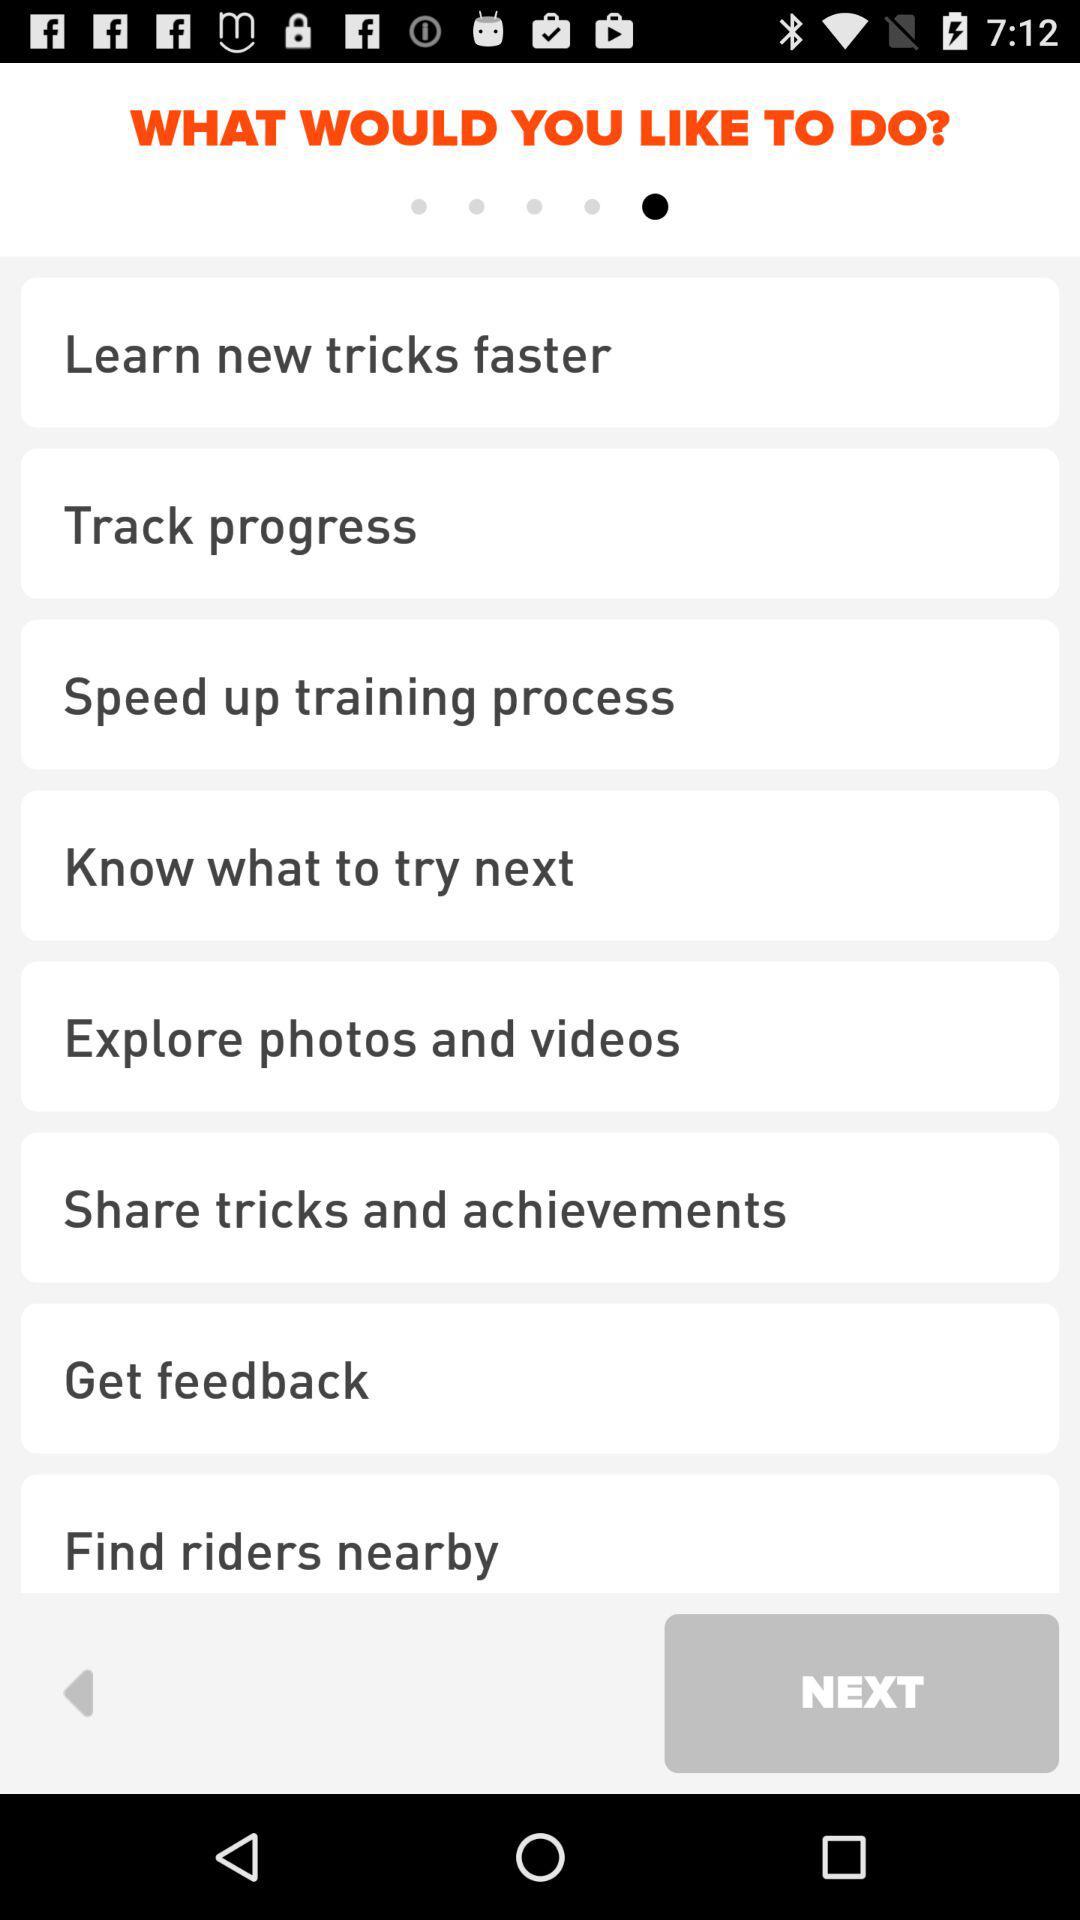 This screenshot has height=1920, width=1080. Describe the element at coordinates (540, 1036) in the screenshot. I see `the explore photos and checkbox` at that location.